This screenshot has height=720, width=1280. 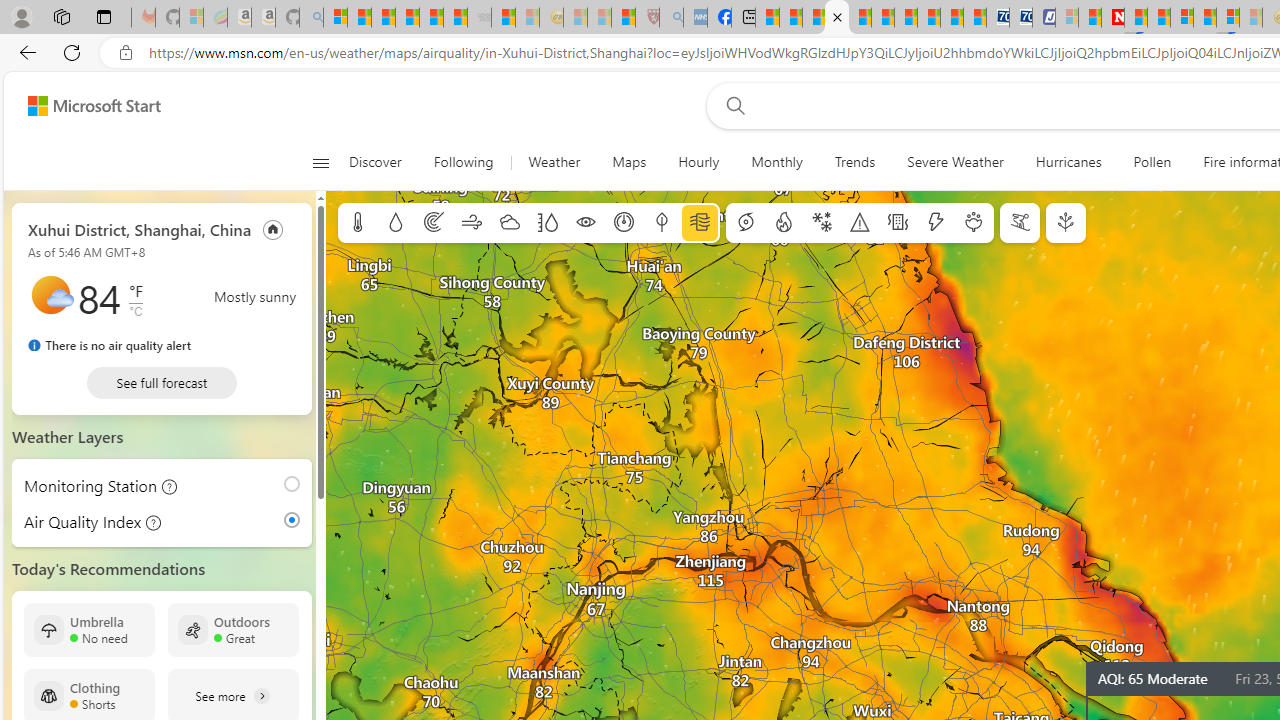 I want to click on 'Robert H. Shmerling, MD - Harvard Health - Sleeping', so click(x=647, y=17).